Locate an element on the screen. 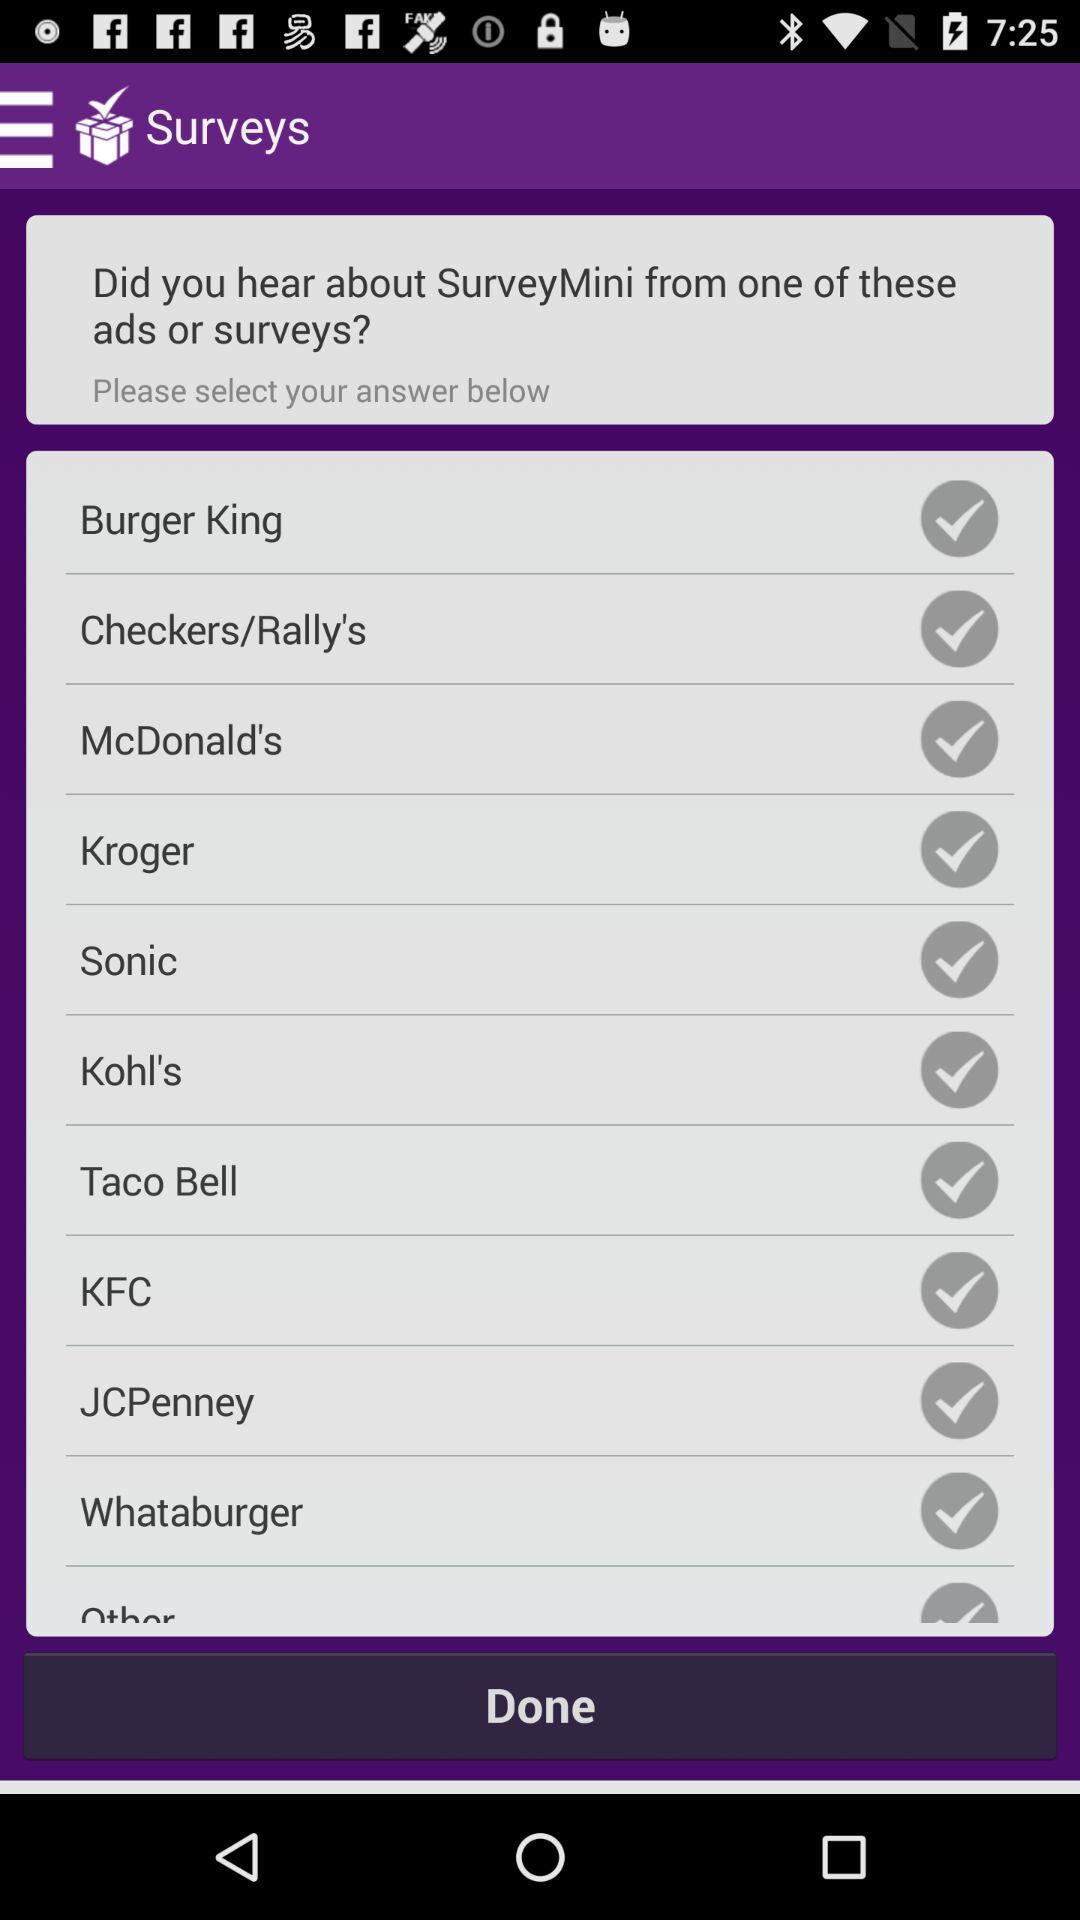 Image resolution: width=1080 pixels, height=1920 pixels. whataburger is located at coordinates (540, 1510).